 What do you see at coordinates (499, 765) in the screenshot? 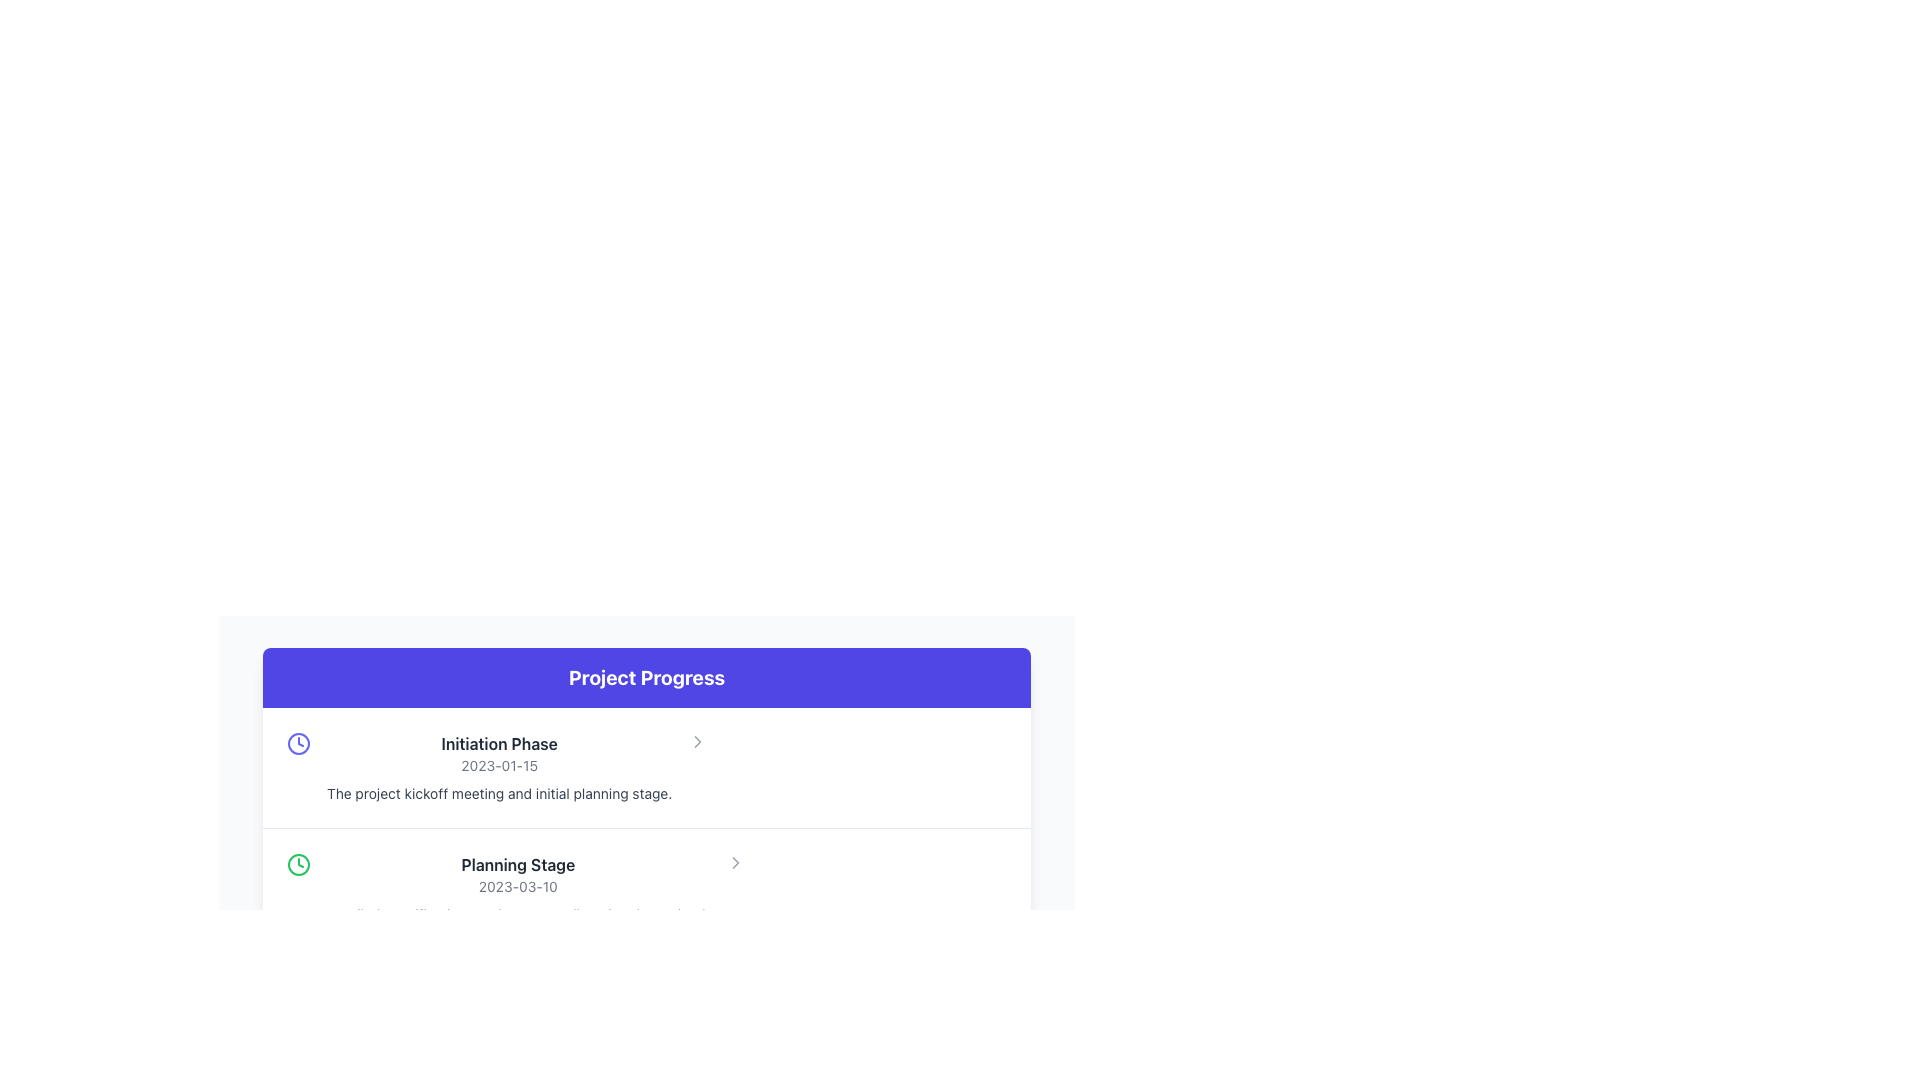
I see `the text label displaying the date '2023-01-15', which is styled in a smaller, gray font and positioned below the bold heading 'Initiation Phase'` at bounding box center [499, 765].